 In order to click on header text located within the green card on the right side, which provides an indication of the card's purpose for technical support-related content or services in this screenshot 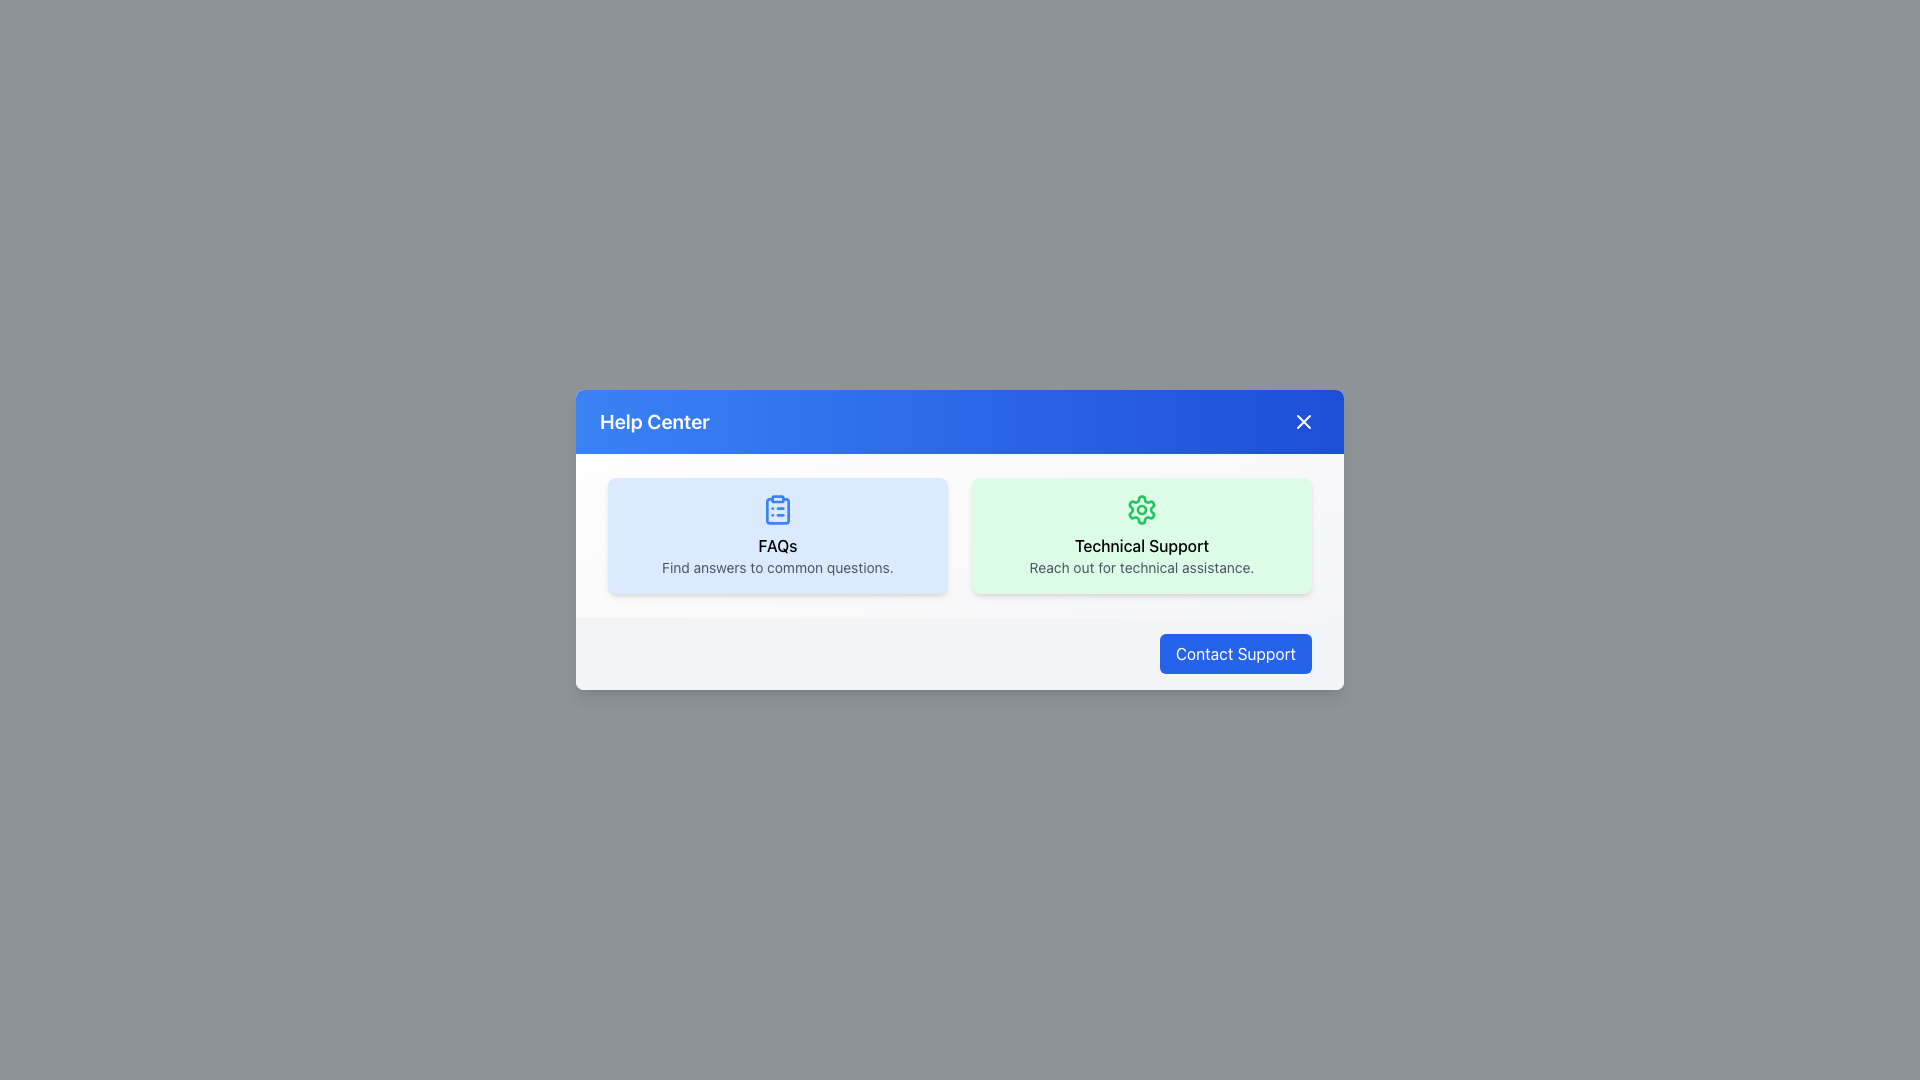, I will do `click(1142, 546)`.